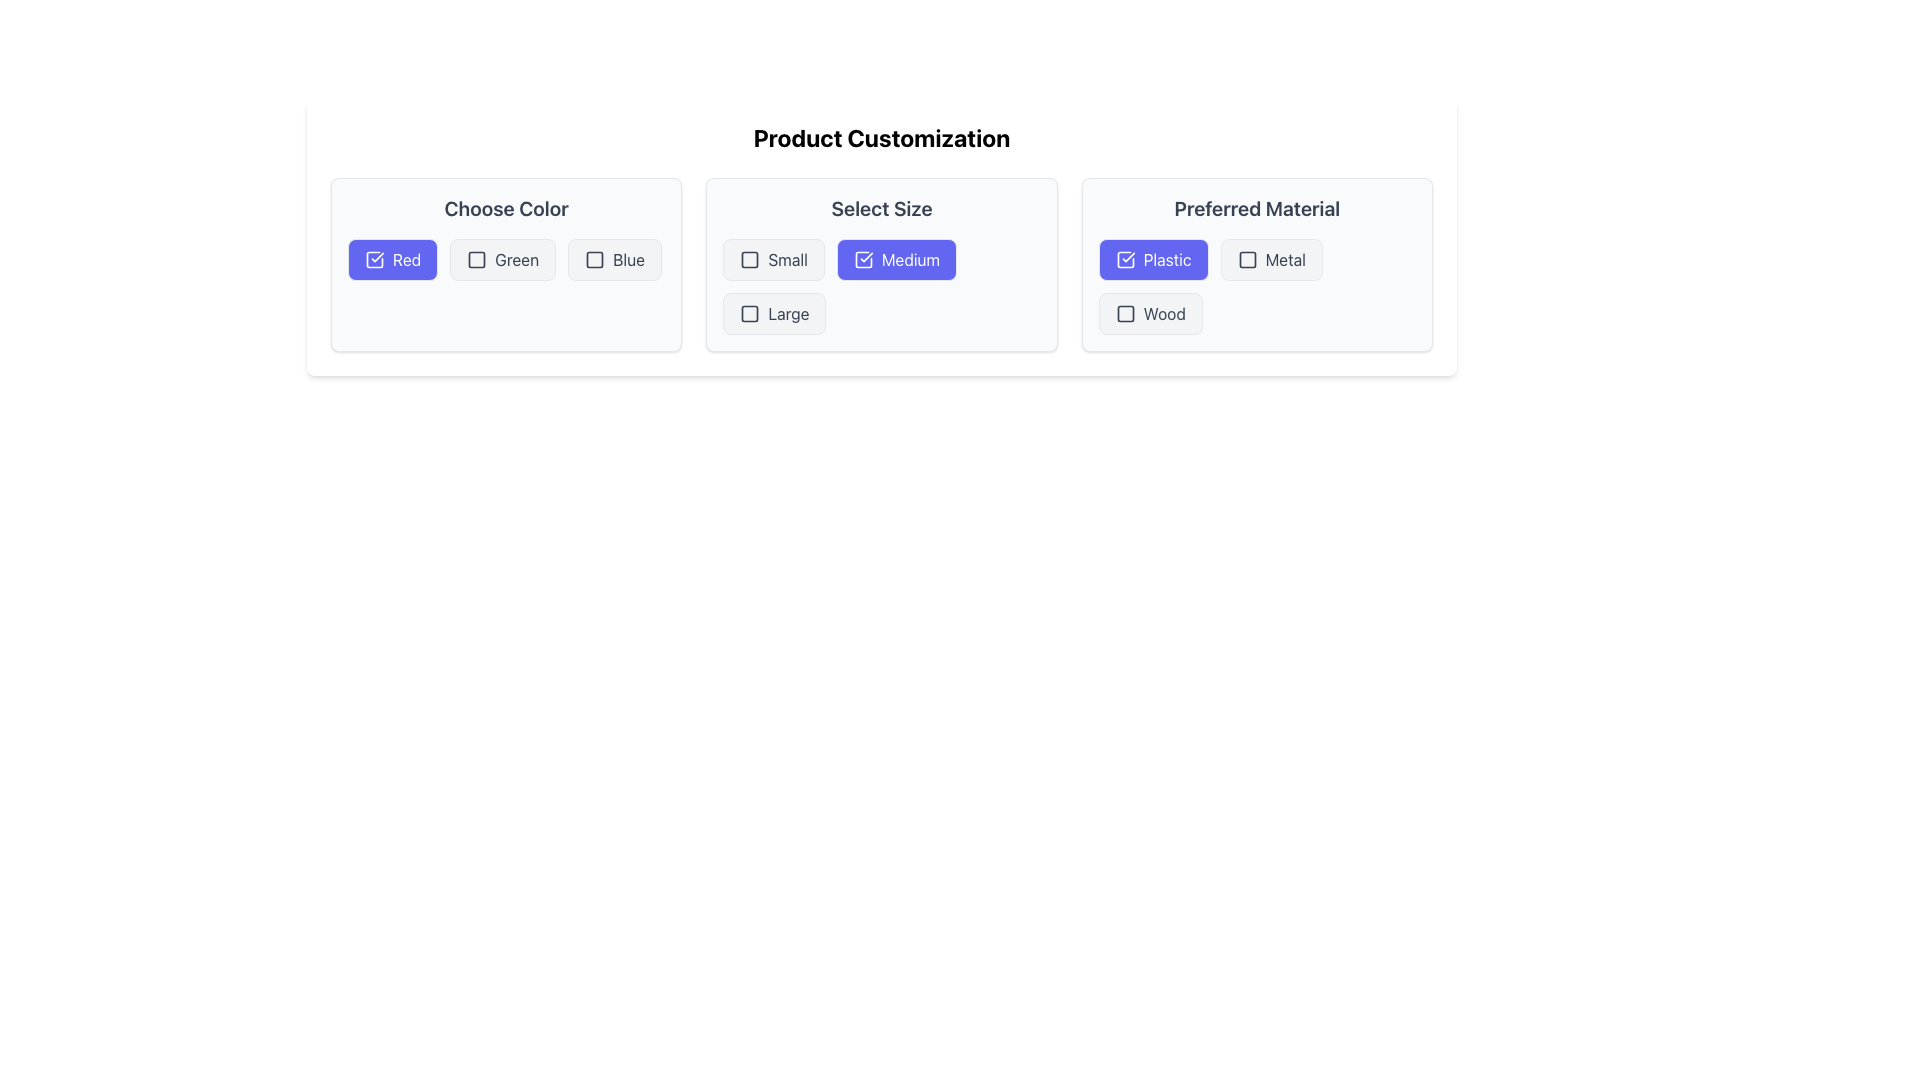 Image resolution: width=1920 pixels, height=1080 pixels. Describe the element at coordinates (1153, 258) in the screenshot. I see `the selectable button for the material type 'Plastic' in the 'Preferred Material' options` at that location.